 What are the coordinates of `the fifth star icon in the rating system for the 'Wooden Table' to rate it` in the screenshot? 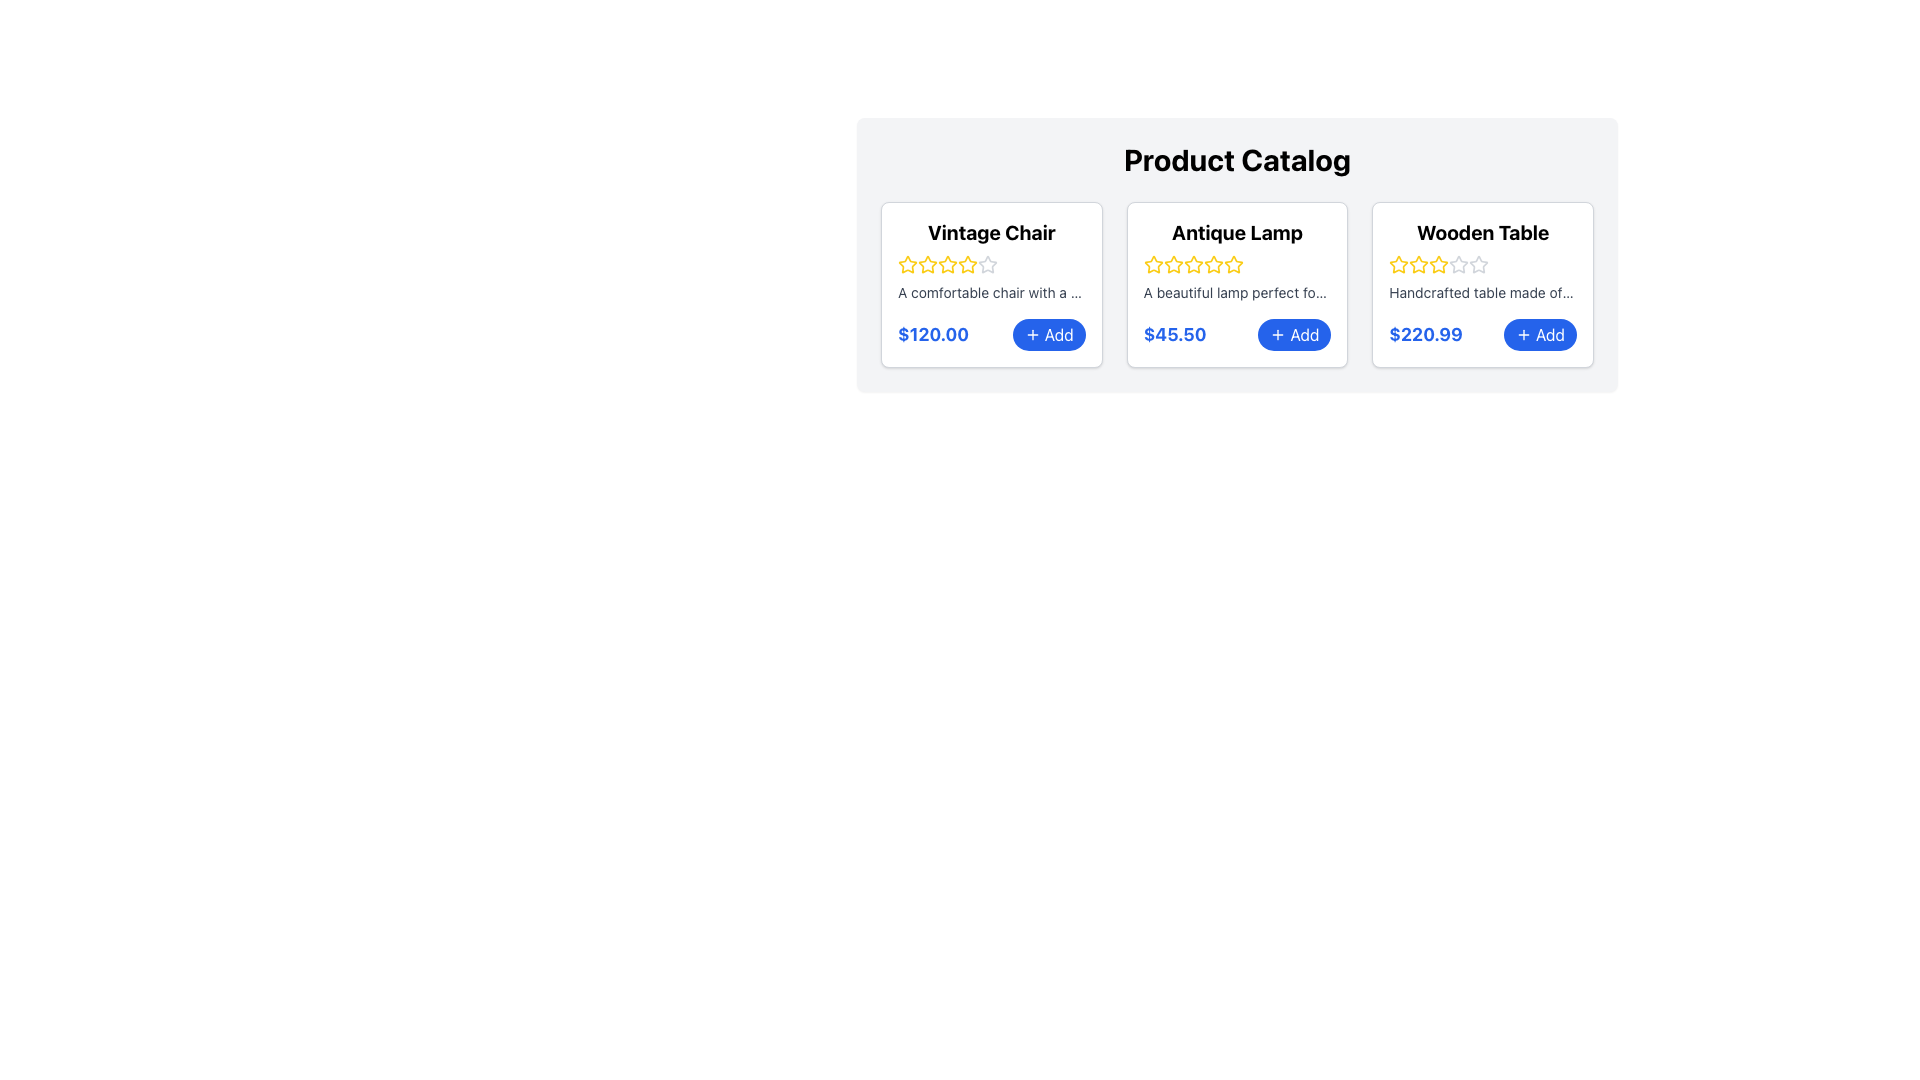 It's located at (1459, 264).